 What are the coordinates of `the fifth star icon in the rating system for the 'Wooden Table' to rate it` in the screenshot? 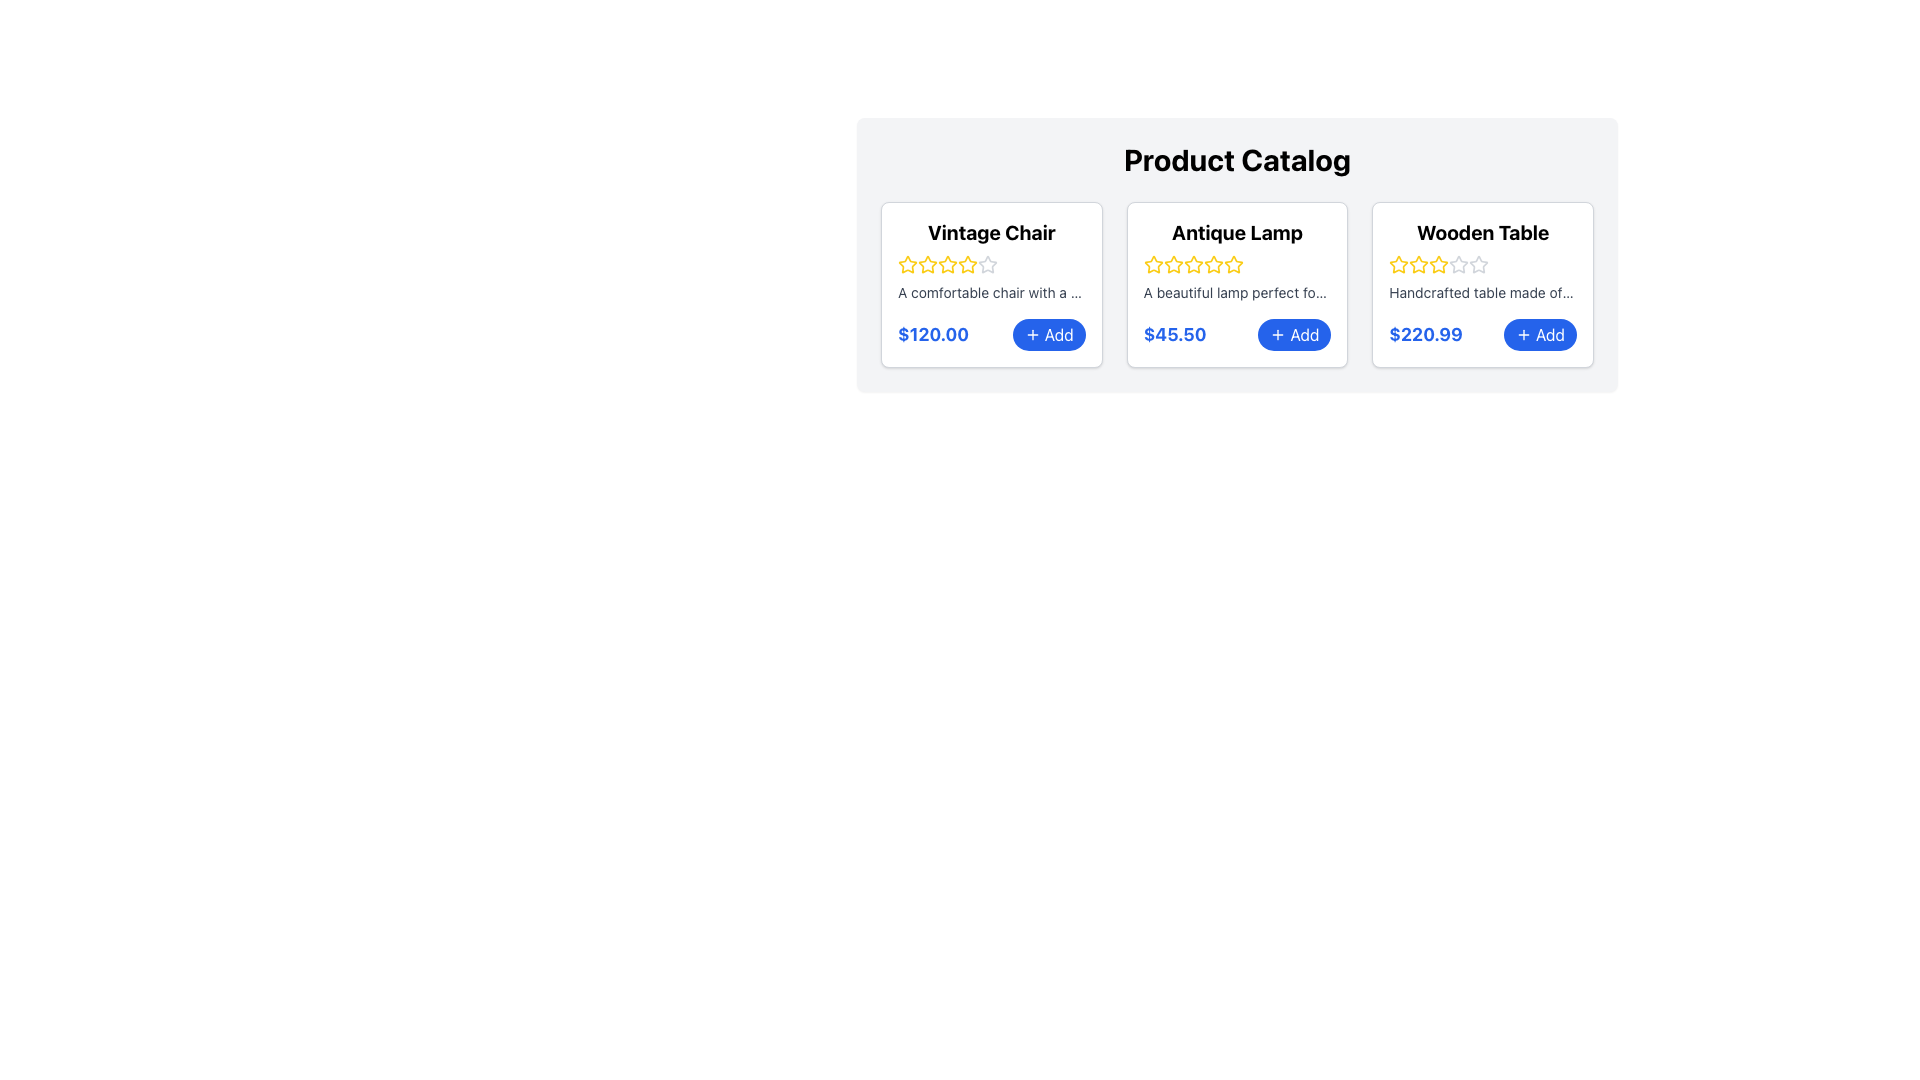 It's located at (1459, 264).